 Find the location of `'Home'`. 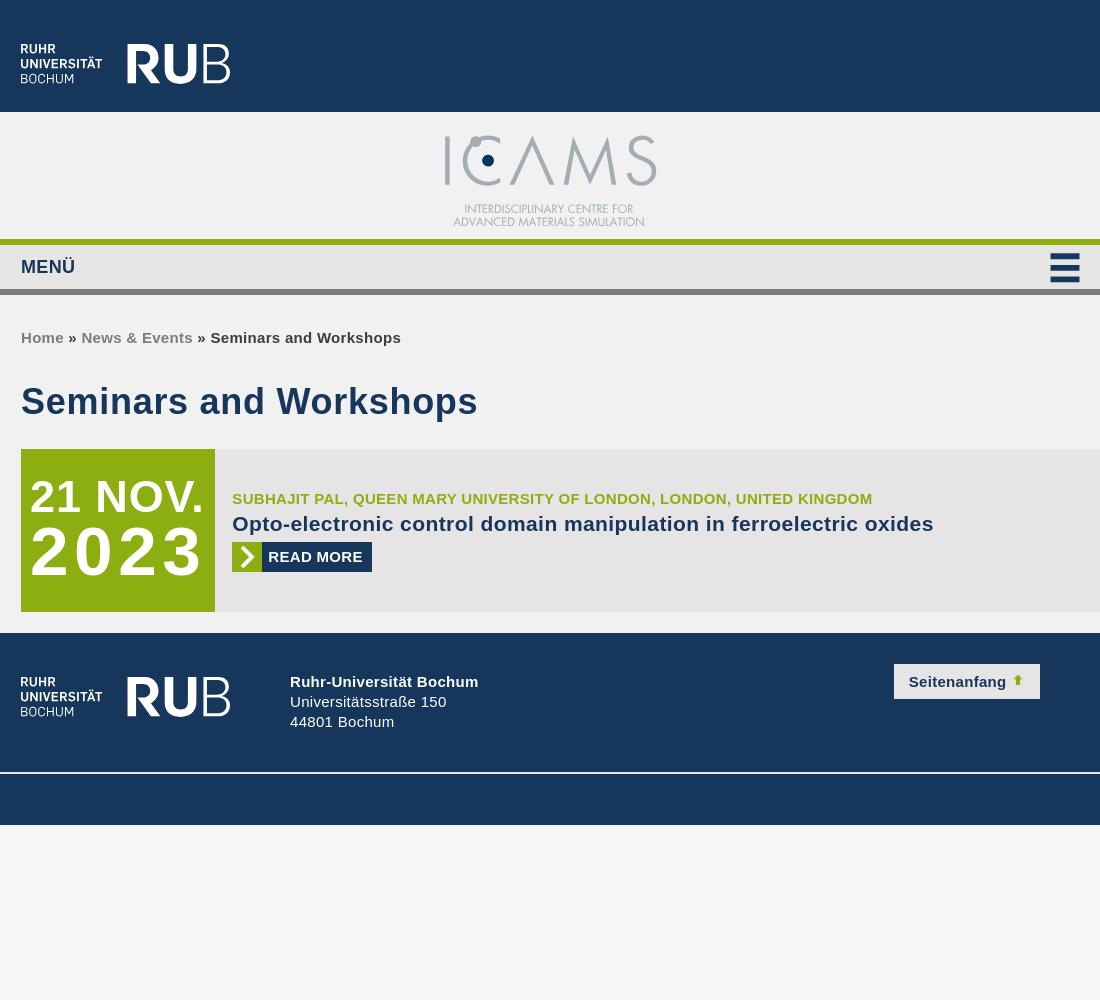

'Home' is located at coordinates (41, 336).